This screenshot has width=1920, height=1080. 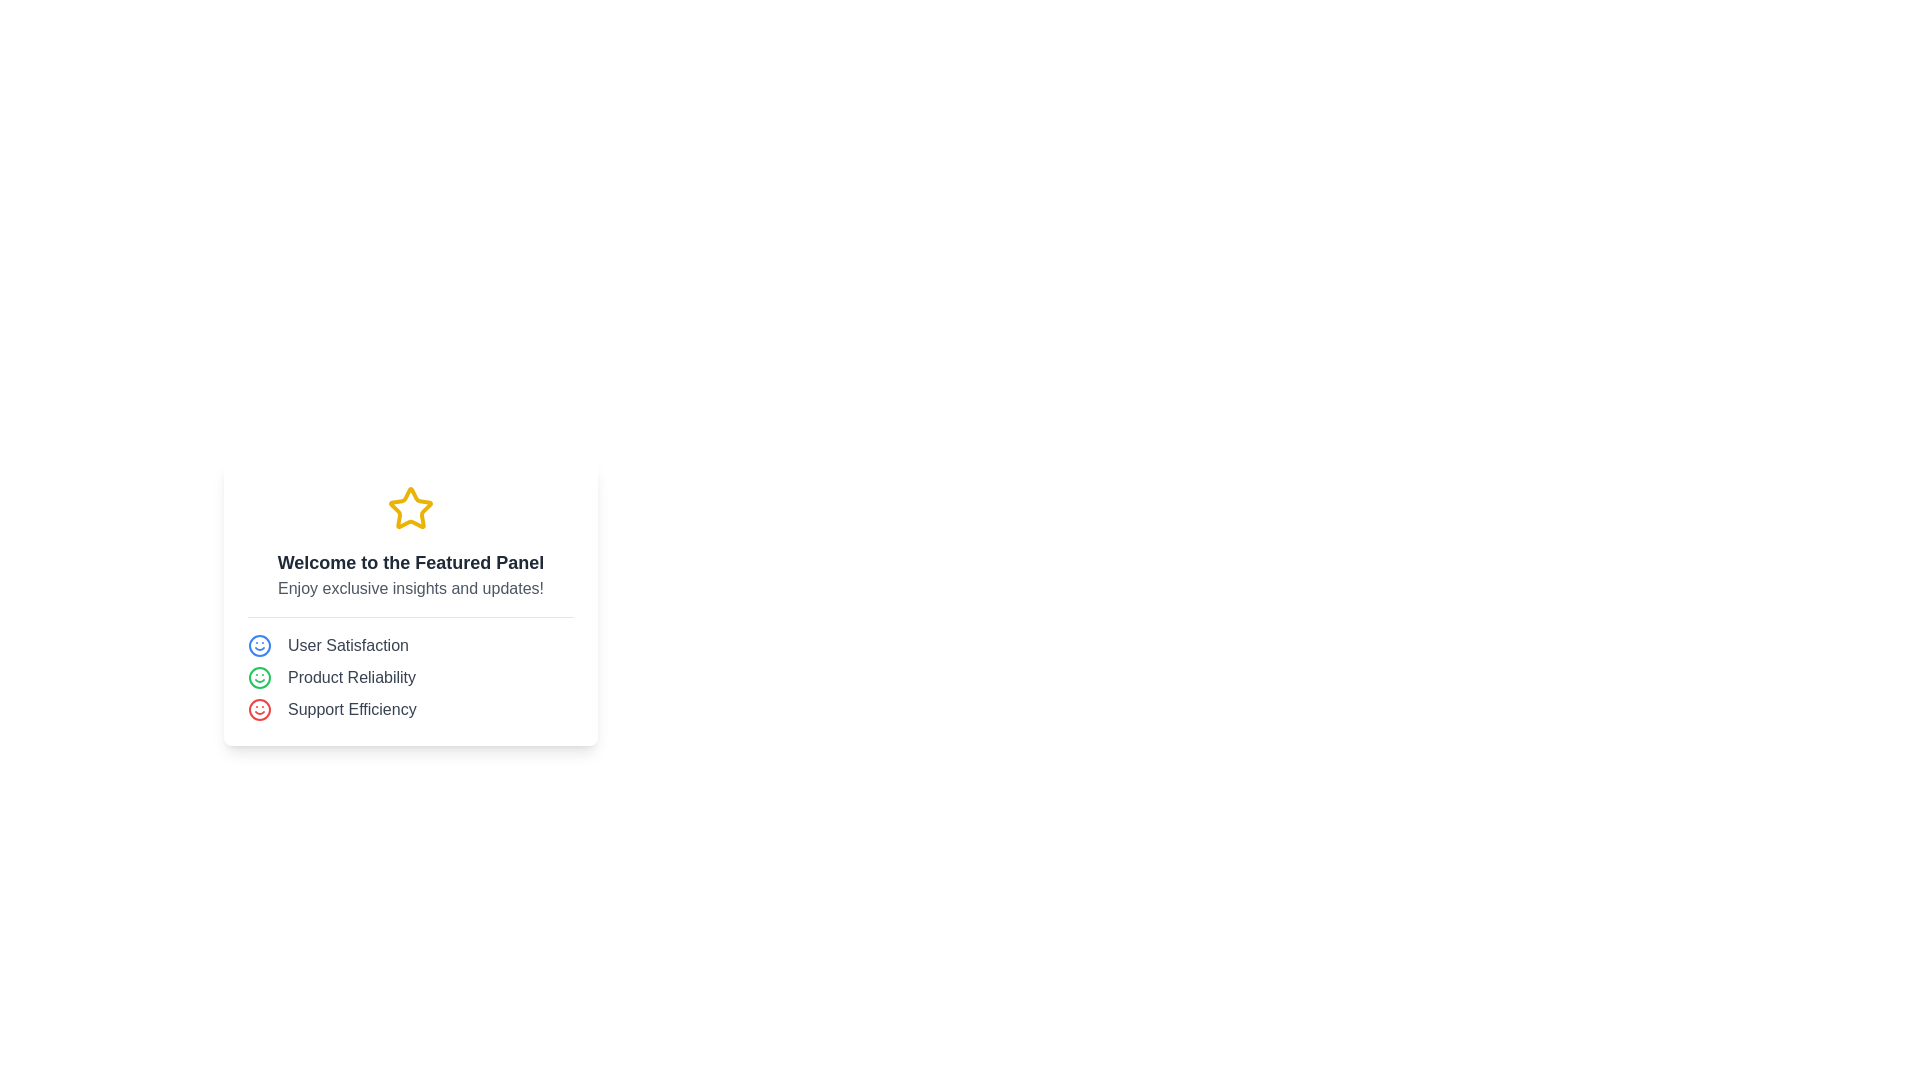 What do you see at coordinates (410, 676) in the screenshot?
I see `the second item in the vertically stacked group of three, labeled with an icon that summarizes product reliability, to potentially view further details` at bounding box center [410, 676].